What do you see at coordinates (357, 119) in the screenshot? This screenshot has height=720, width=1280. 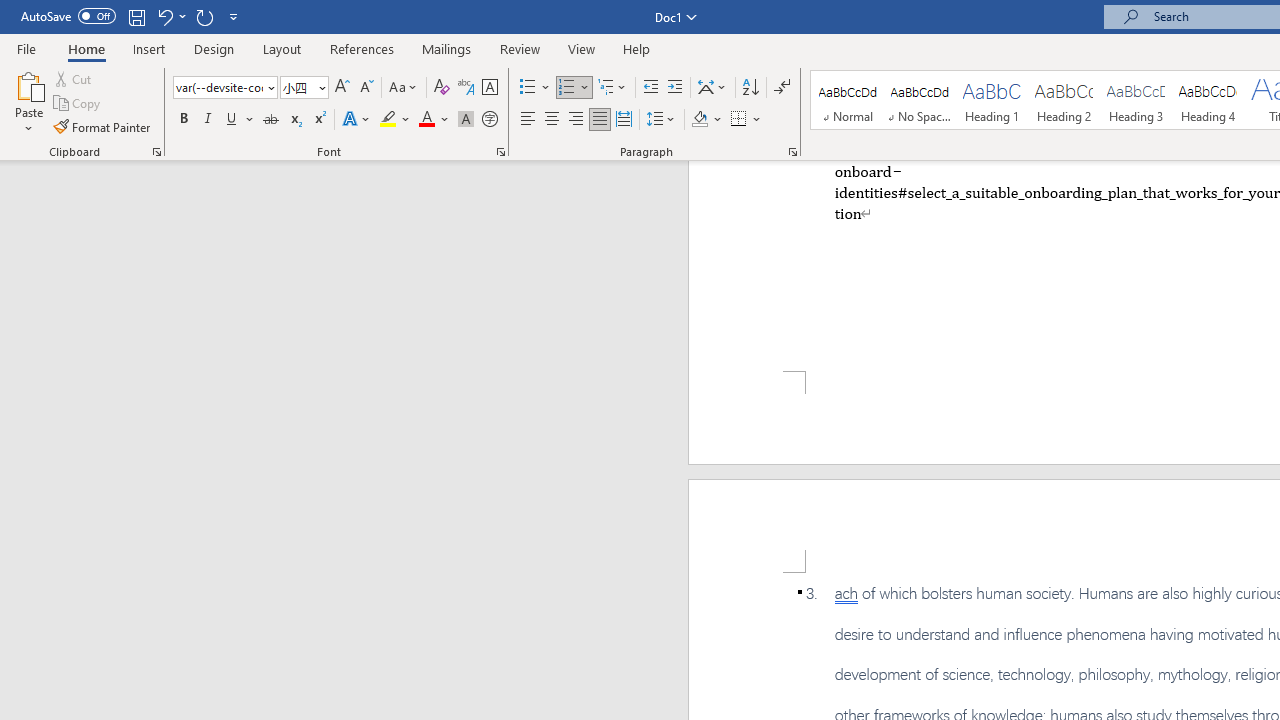 I see `'Text Effects and Typography'` at bounding box center [357, 119].